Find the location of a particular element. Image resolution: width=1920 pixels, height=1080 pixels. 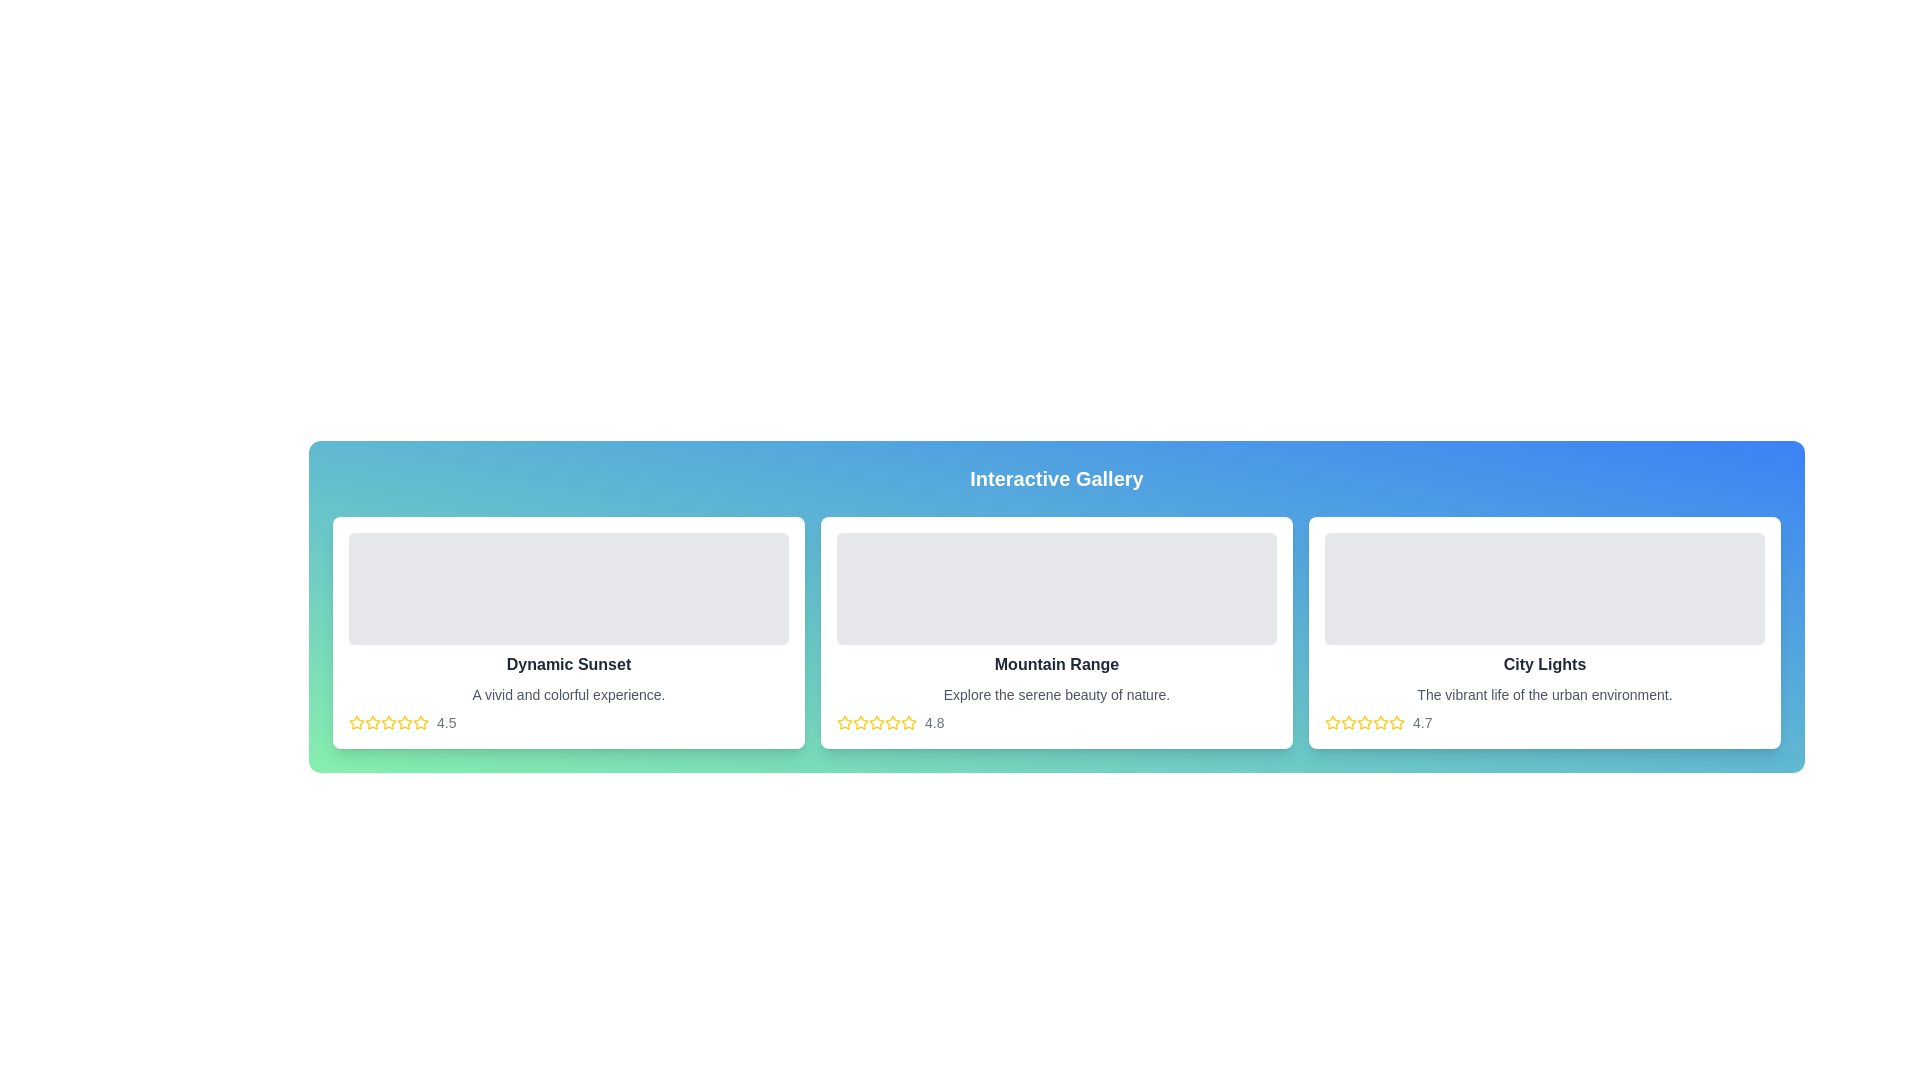

the star icon, which is the first in a horizontal sequence located below the text 'Mountain Range' within the rightmost content card is located at coordinates (844, 722).